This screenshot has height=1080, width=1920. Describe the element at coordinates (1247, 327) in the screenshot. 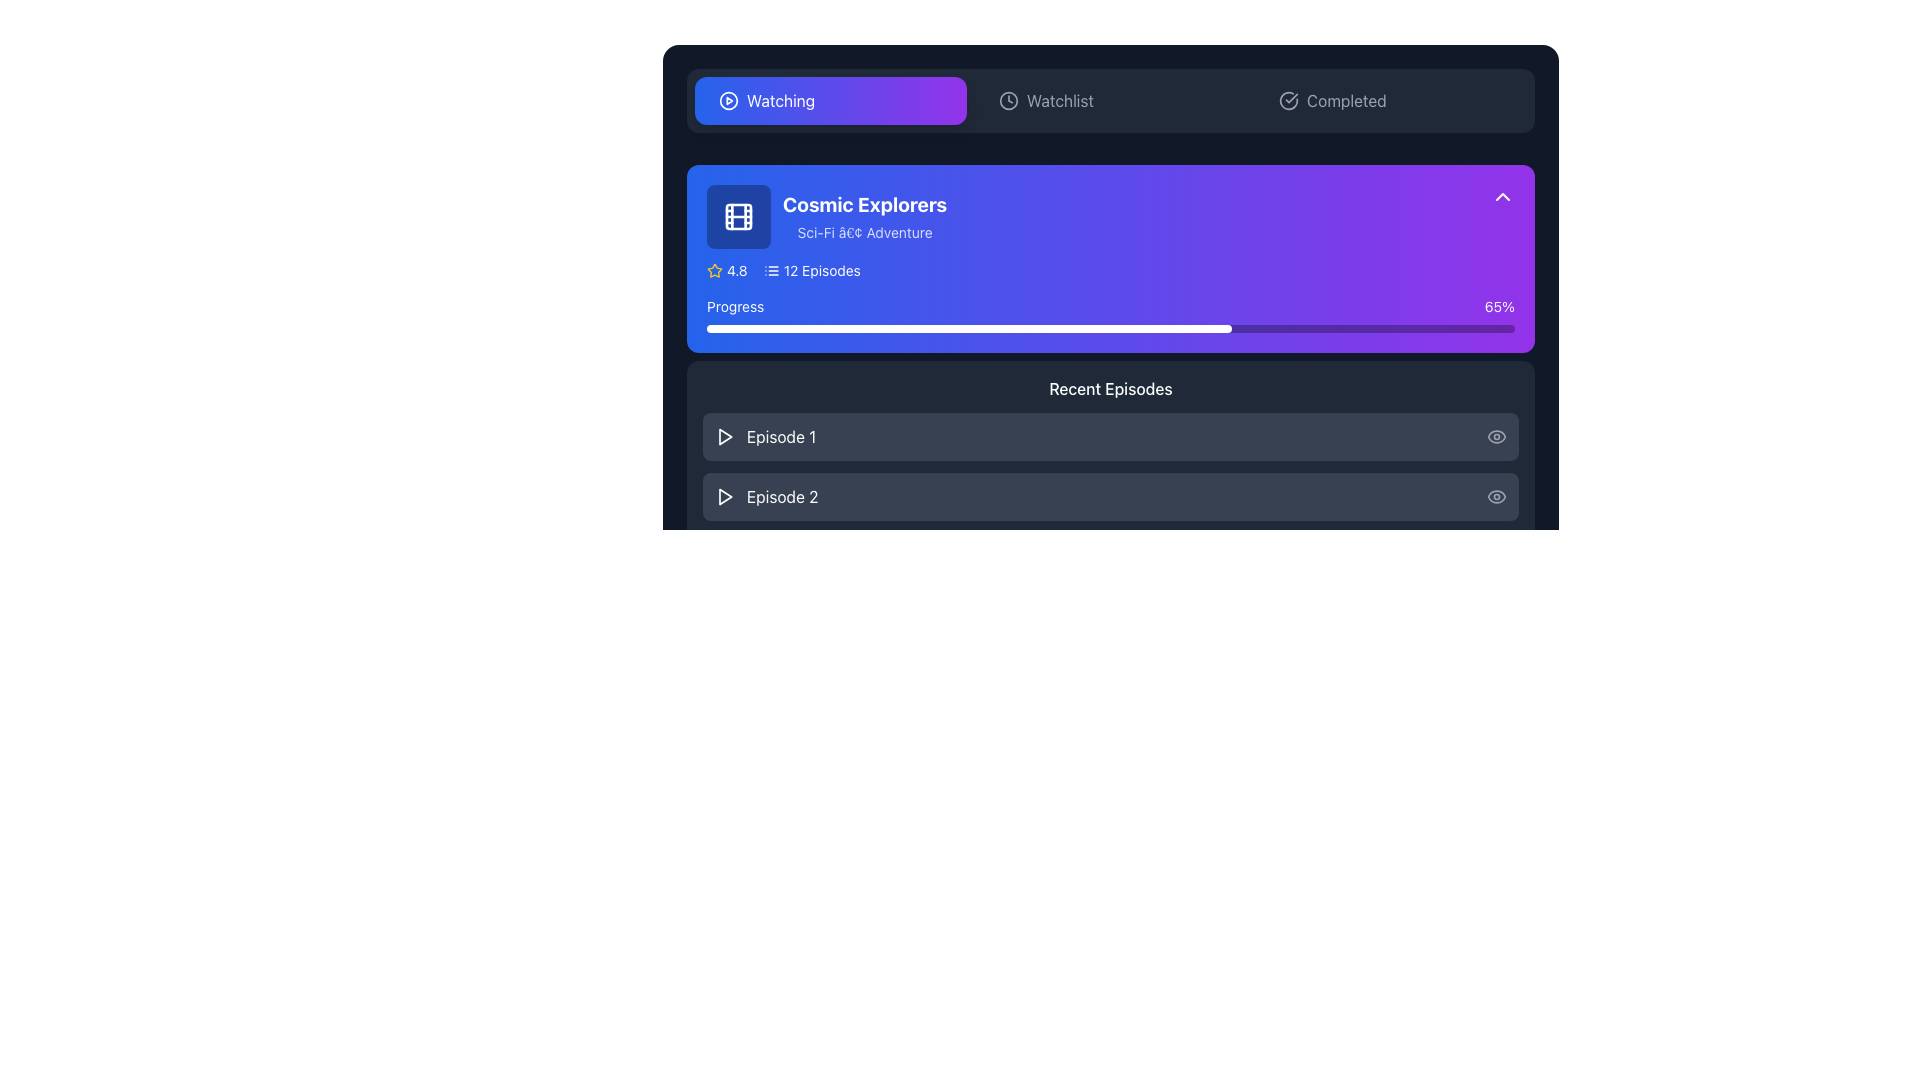

I see `progress bar` at that location.